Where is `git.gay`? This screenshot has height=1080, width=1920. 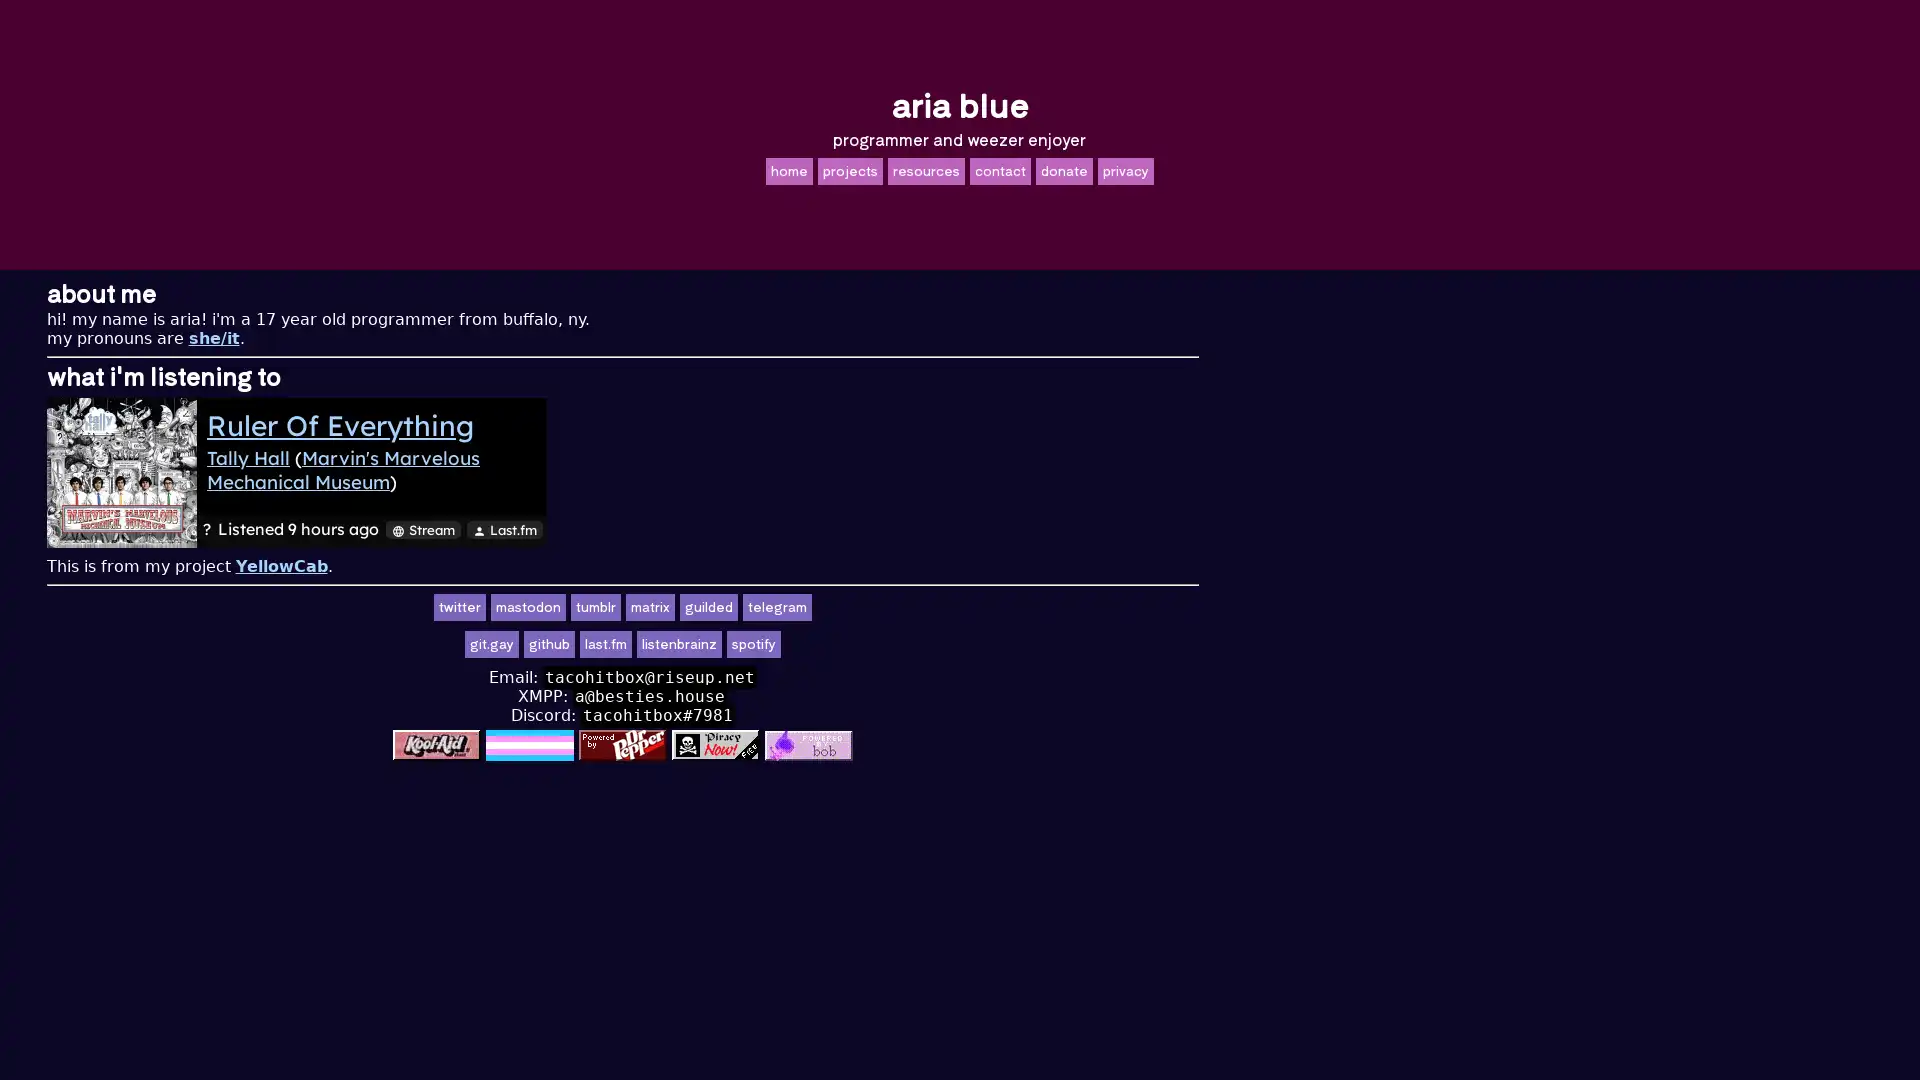 git.gay is located at coordinates (829, 644).